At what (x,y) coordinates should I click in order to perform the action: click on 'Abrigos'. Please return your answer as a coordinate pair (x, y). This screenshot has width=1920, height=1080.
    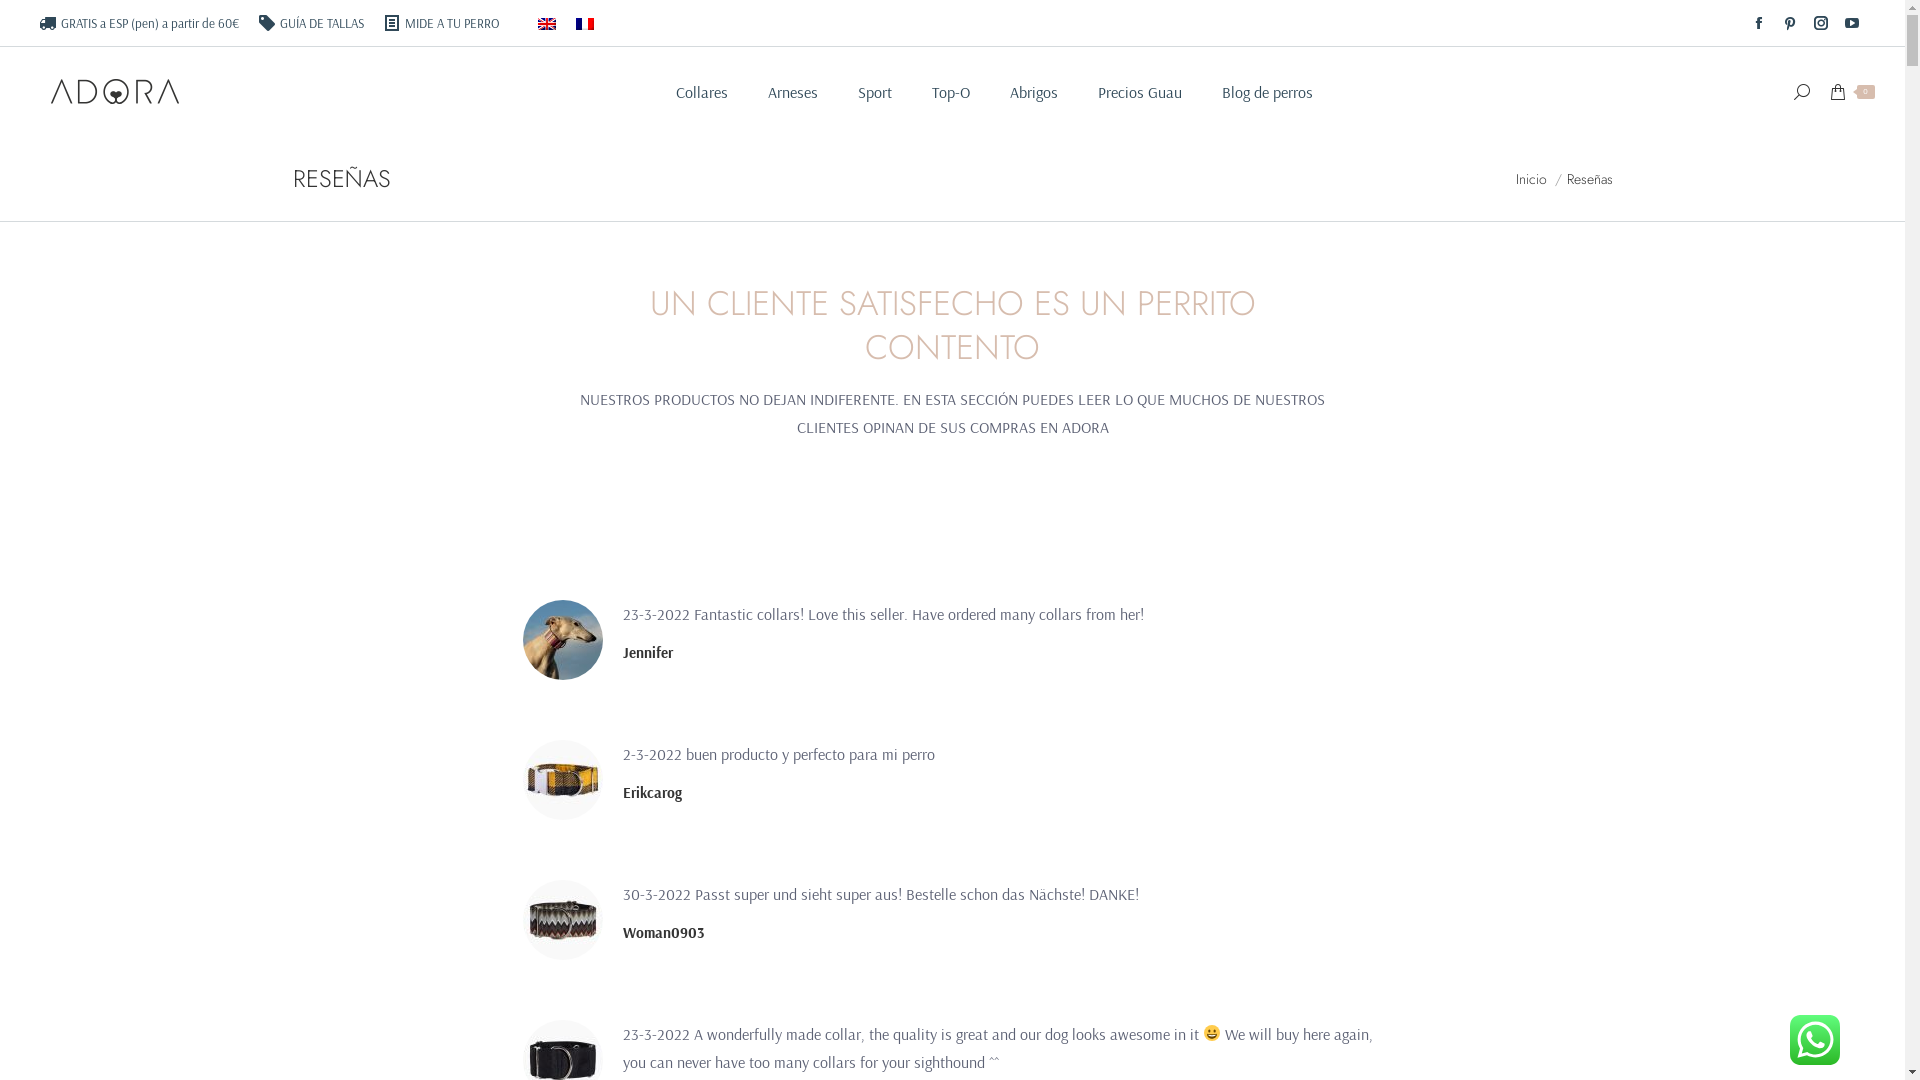
    Looking at the image, I should click on (1033, 92).